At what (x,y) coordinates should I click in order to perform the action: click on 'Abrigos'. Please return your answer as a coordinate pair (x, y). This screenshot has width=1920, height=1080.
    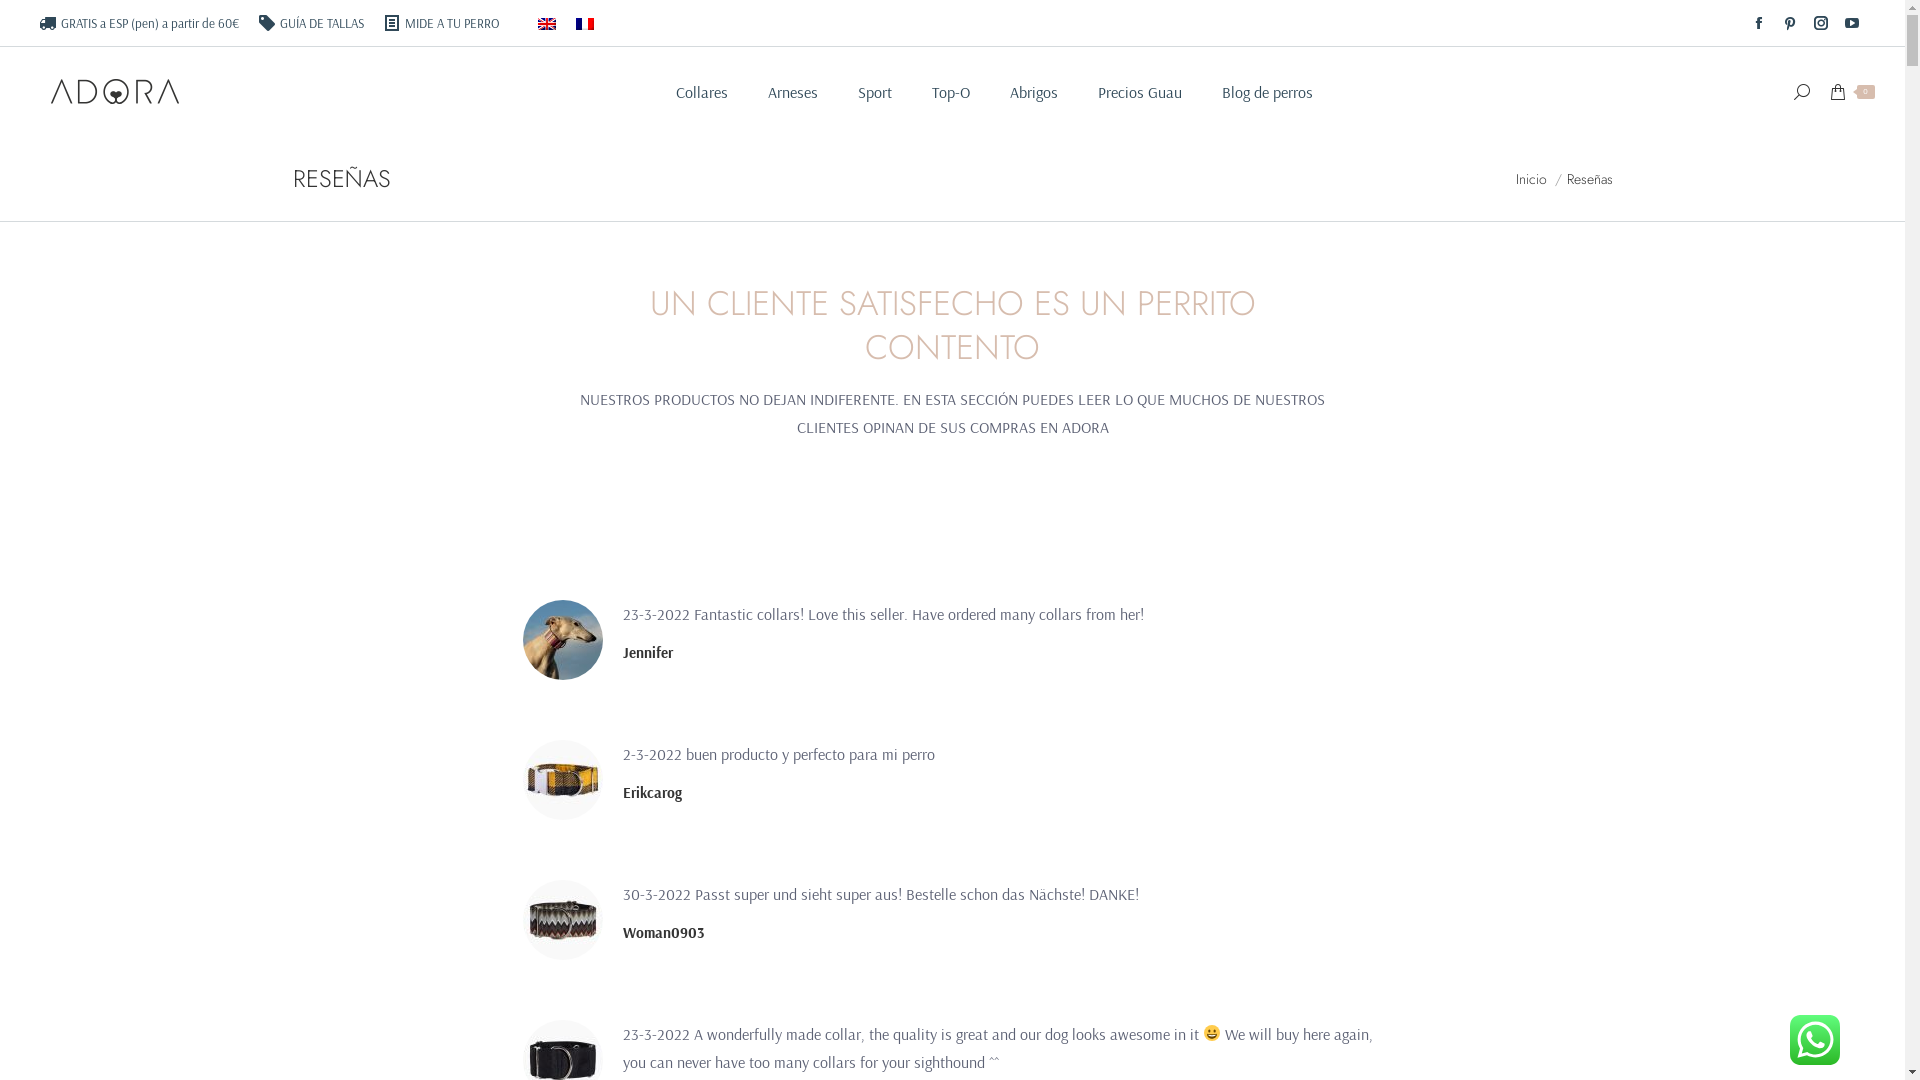
    Looking at the image, I should click on (1033, 92).